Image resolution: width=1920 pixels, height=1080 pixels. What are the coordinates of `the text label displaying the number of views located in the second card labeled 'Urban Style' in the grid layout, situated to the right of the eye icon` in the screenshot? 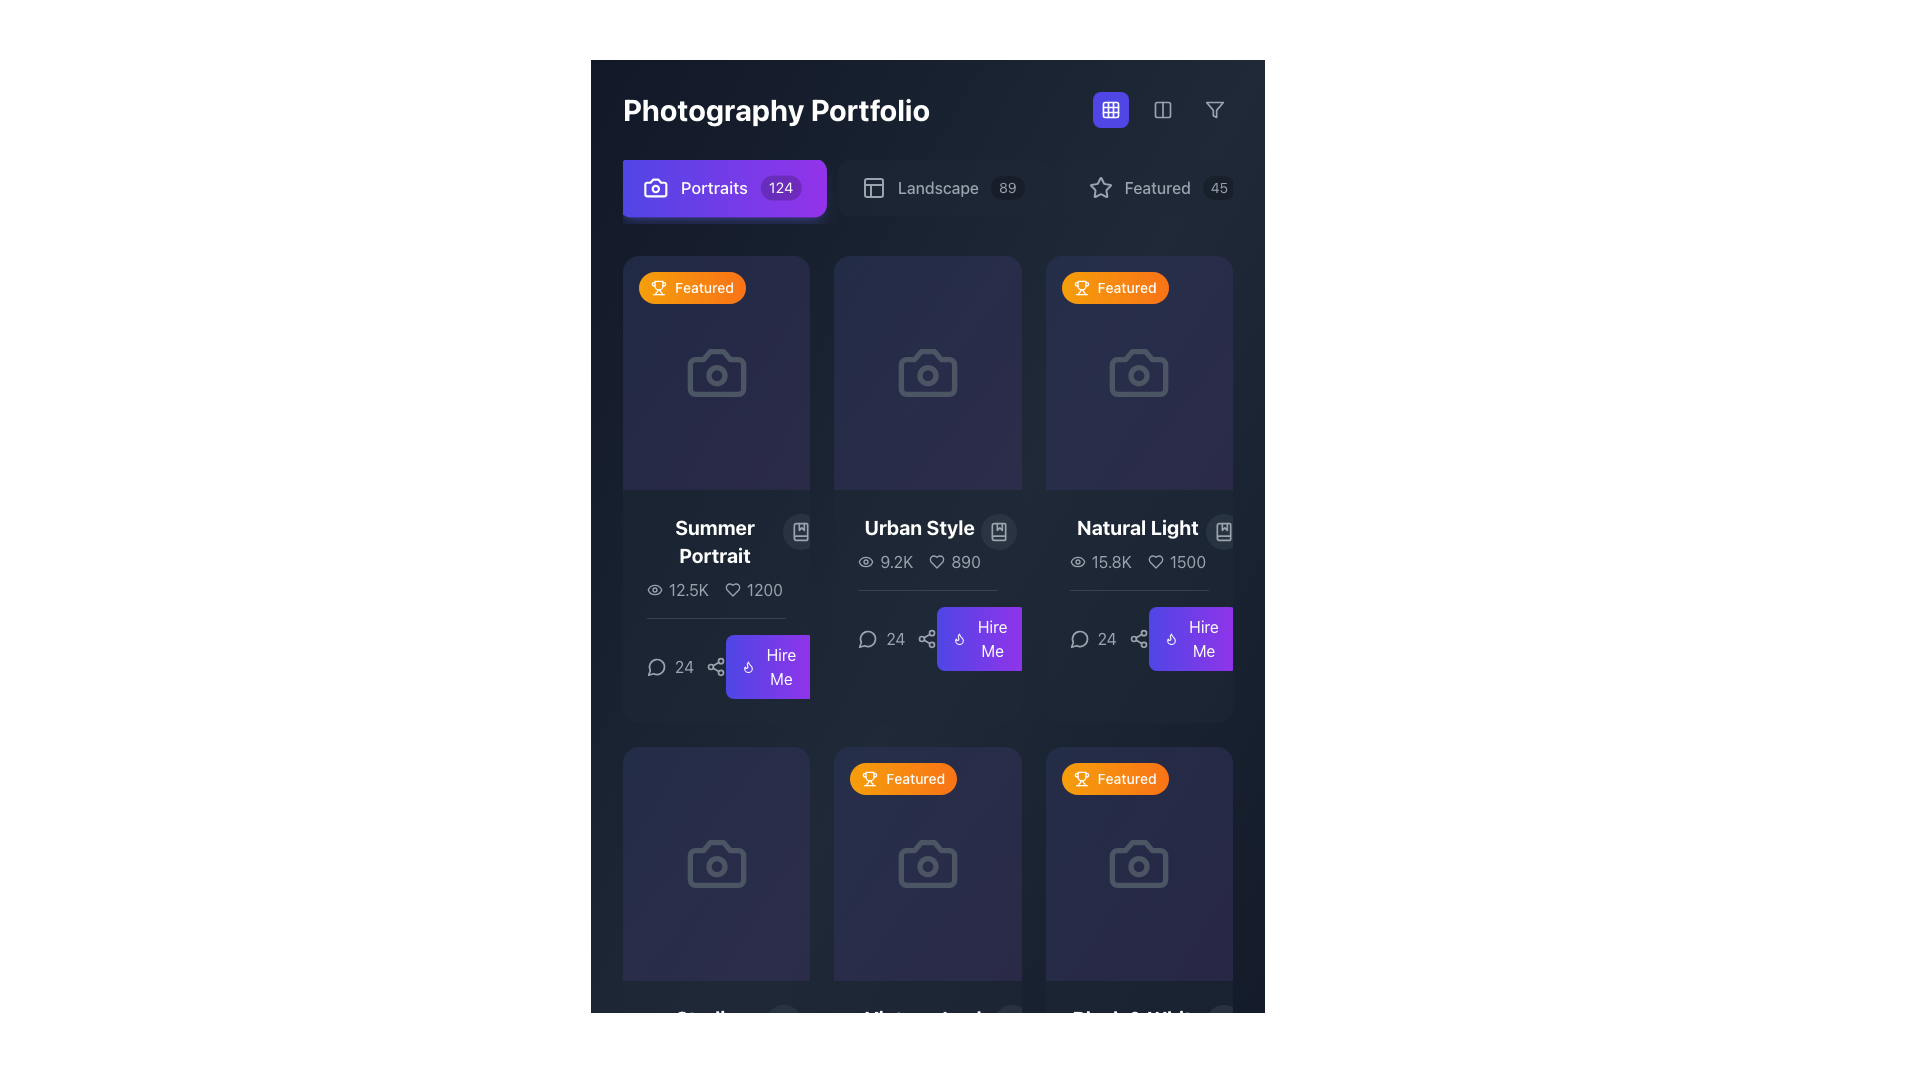 It's located at (895, 562).